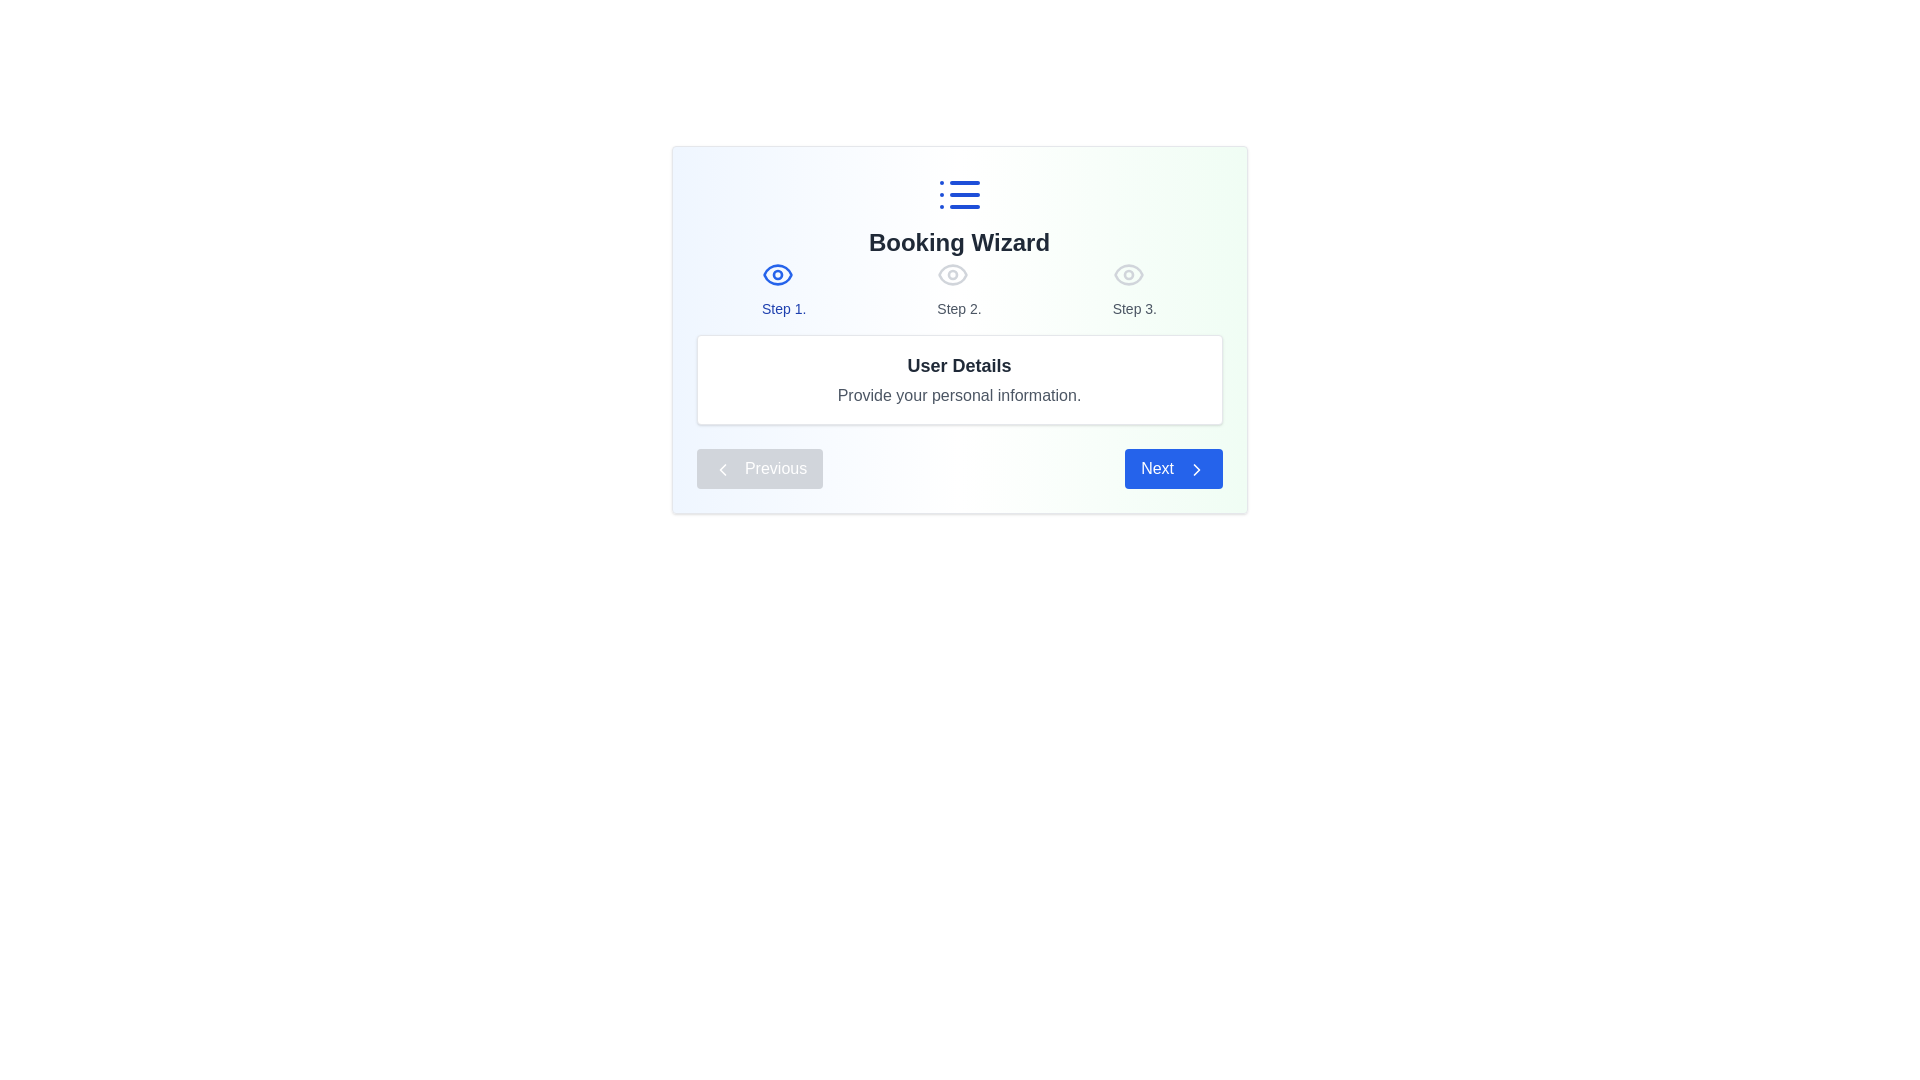 The image size is (1920, 1080). What do you see at coordinates (1173, 469) in the screenshot?
I see `the blue button labeled 'Next' with a right-pointing chevron` at bounding box center [1173, 469].